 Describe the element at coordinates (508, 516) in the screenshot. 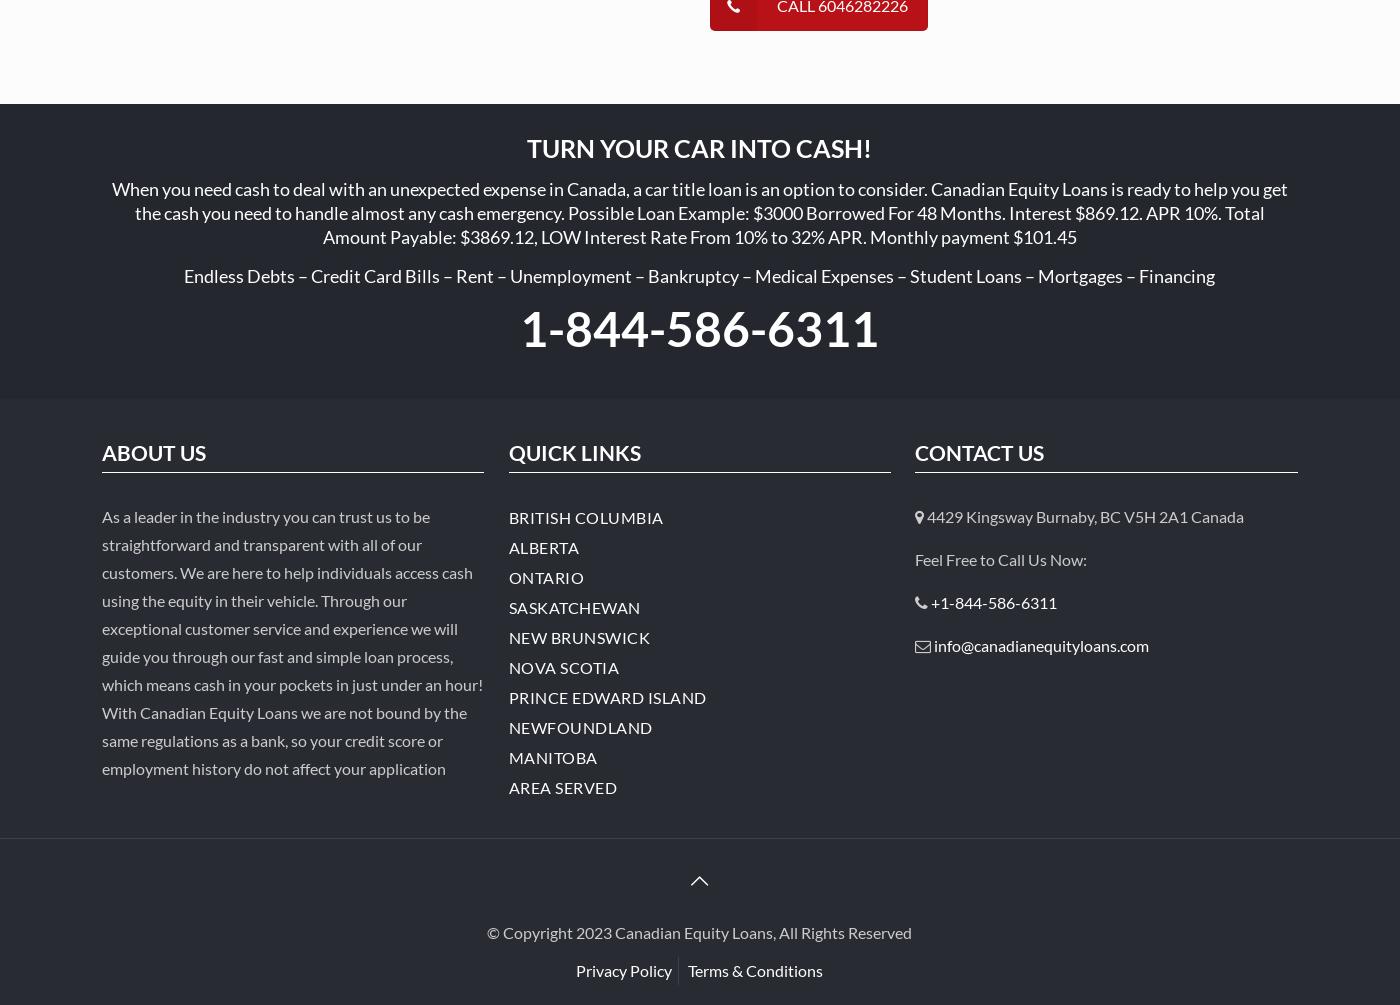

I see `'British Columbia'` at that location.